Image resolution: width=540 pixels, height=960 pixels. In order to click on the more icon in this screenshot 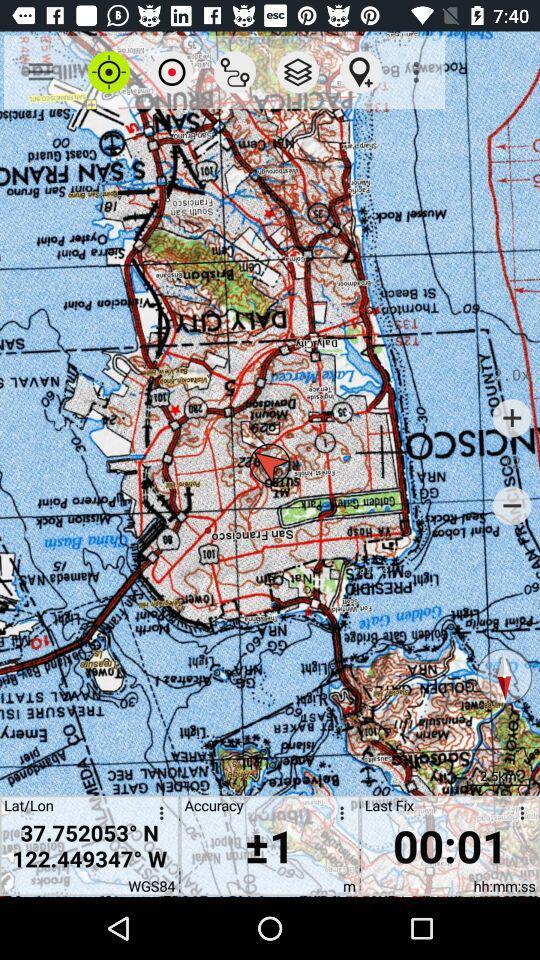, I will do `click(518, 816)`.